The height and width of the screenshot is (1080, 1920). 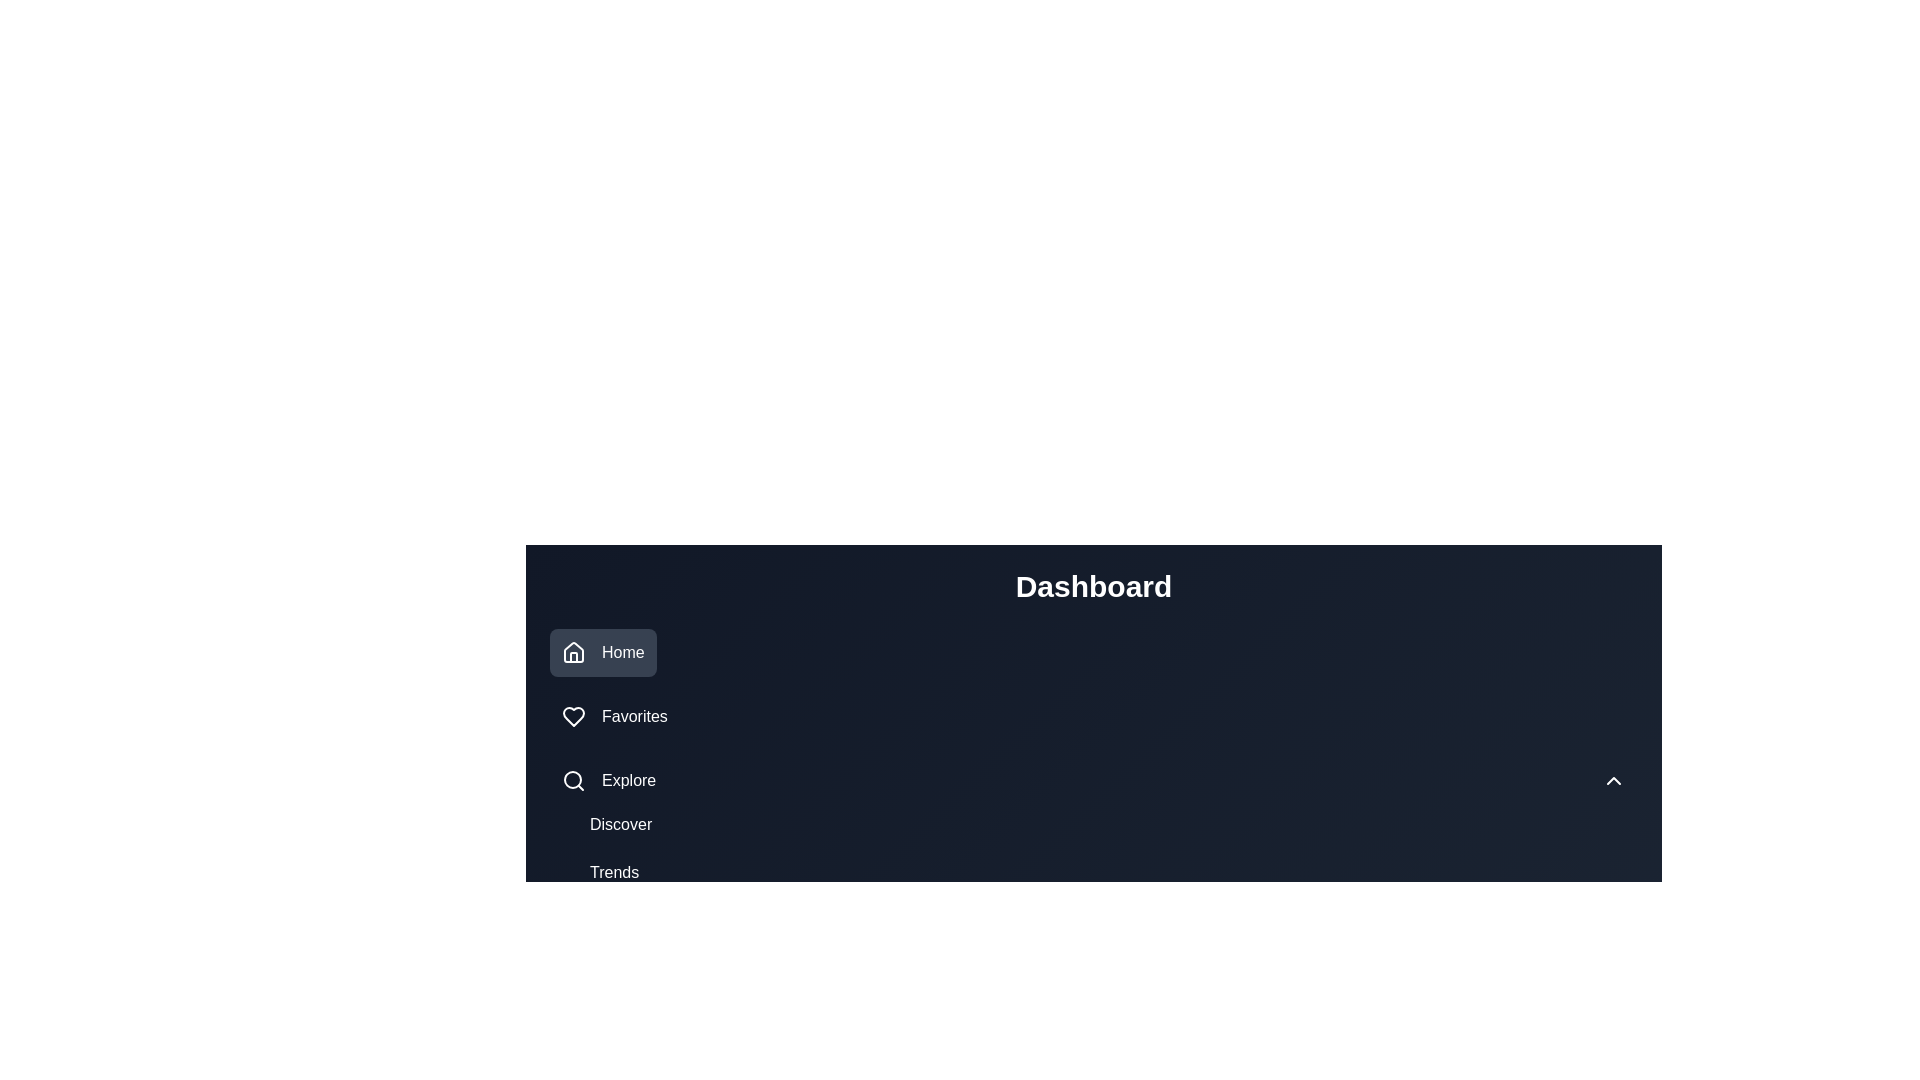 I want to click on the search icon, which is a minimalistic white magnifying glass styled icon located in the vertical navigation menu to the left of the 'Explore' label, so click(x=573, y=779).